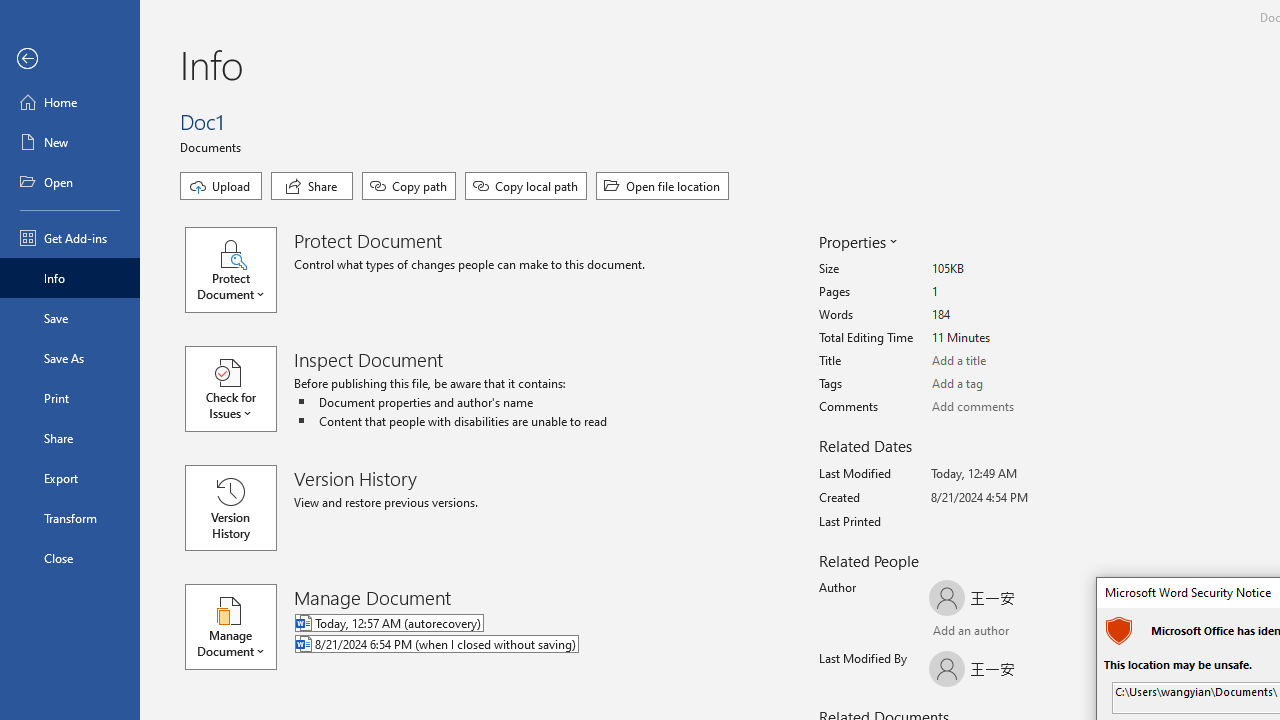  Describe the element at coordinates (1006, 315) in the screenshot. I see `'Words'` at that location.